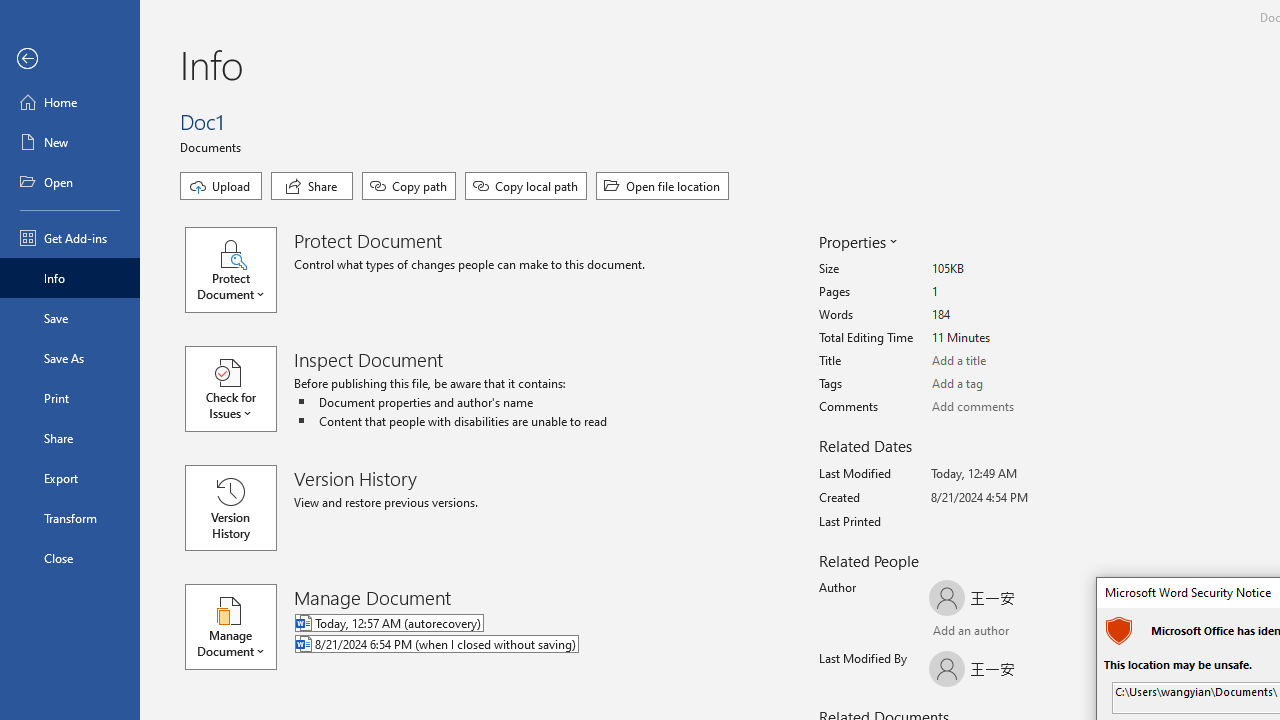  Describe the element at coordinates (1006, 315) in the screenshot. I see `'Words'` at that location.